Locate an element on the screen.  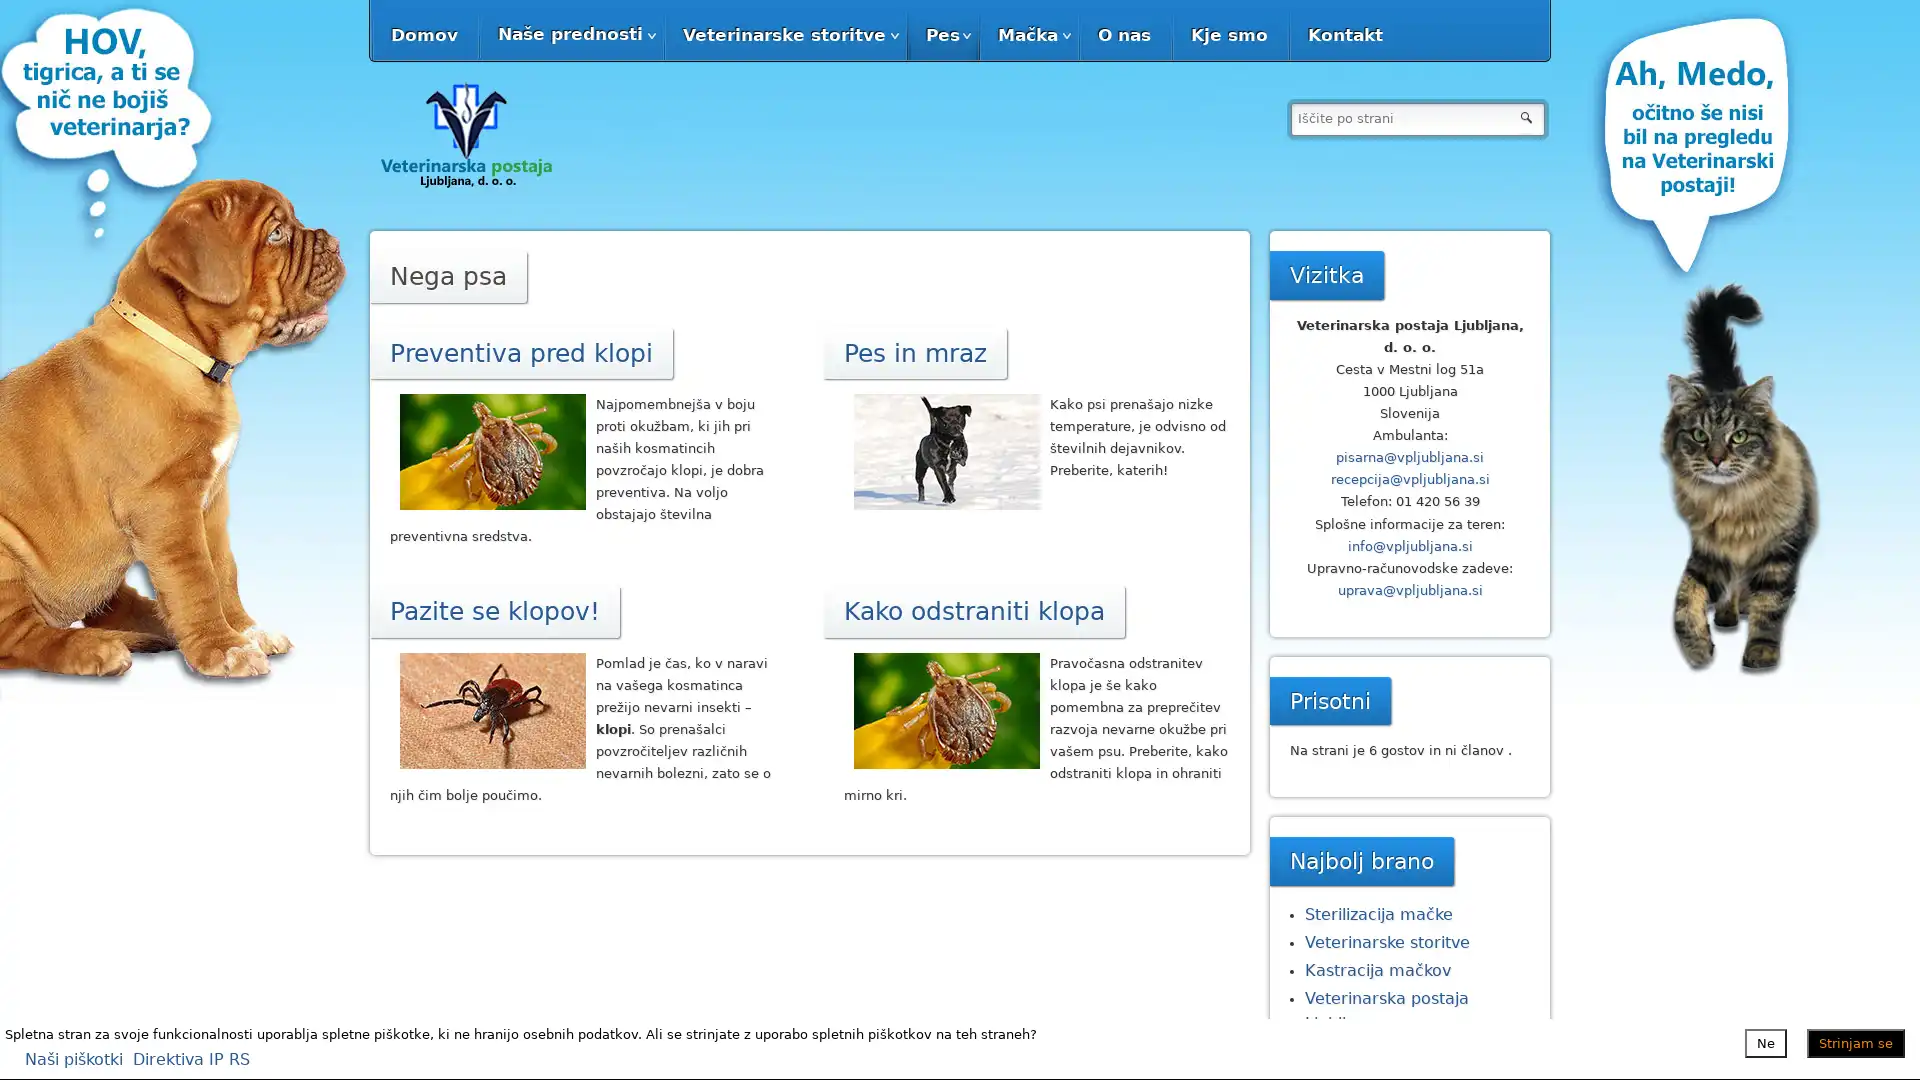
Strinjam se is located at coordinates (1855, 1041).